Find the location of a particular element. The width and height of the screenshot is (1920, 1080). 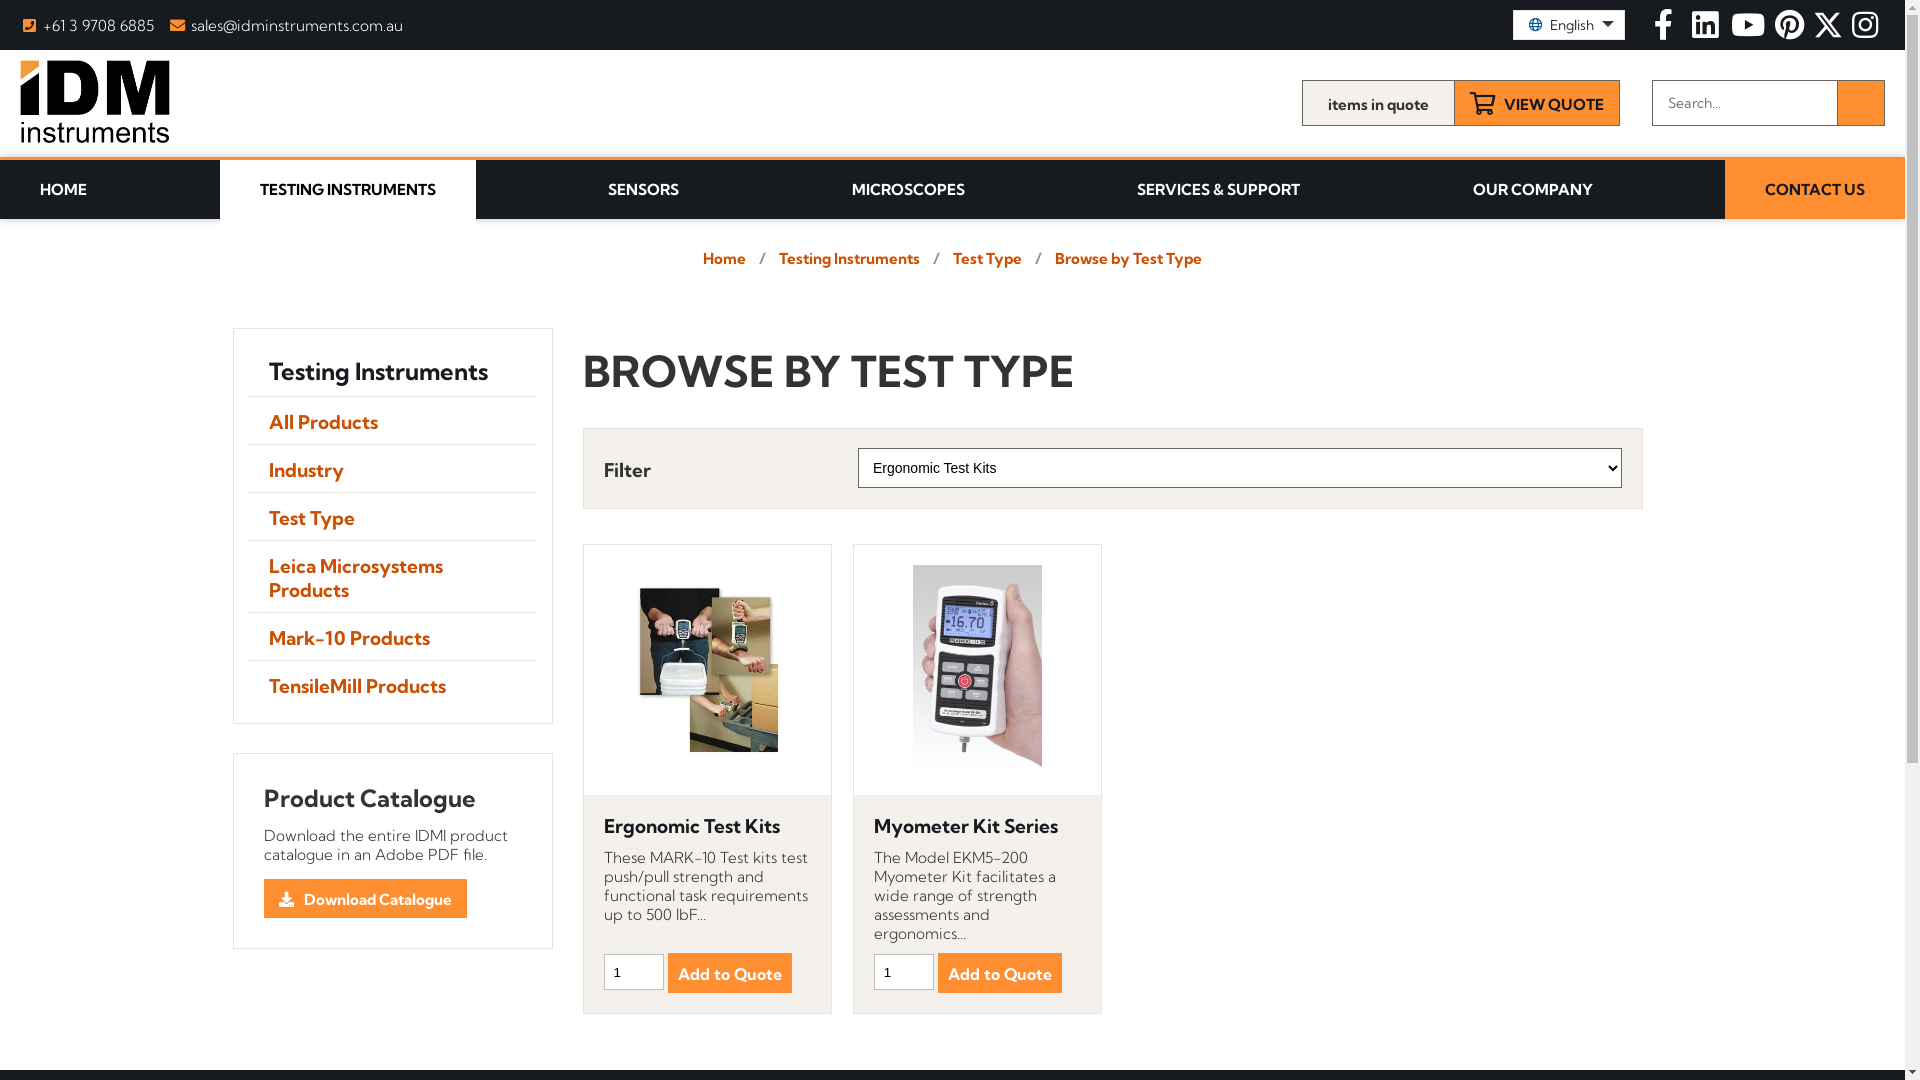

'items' is located at coordinates (1301, 103).